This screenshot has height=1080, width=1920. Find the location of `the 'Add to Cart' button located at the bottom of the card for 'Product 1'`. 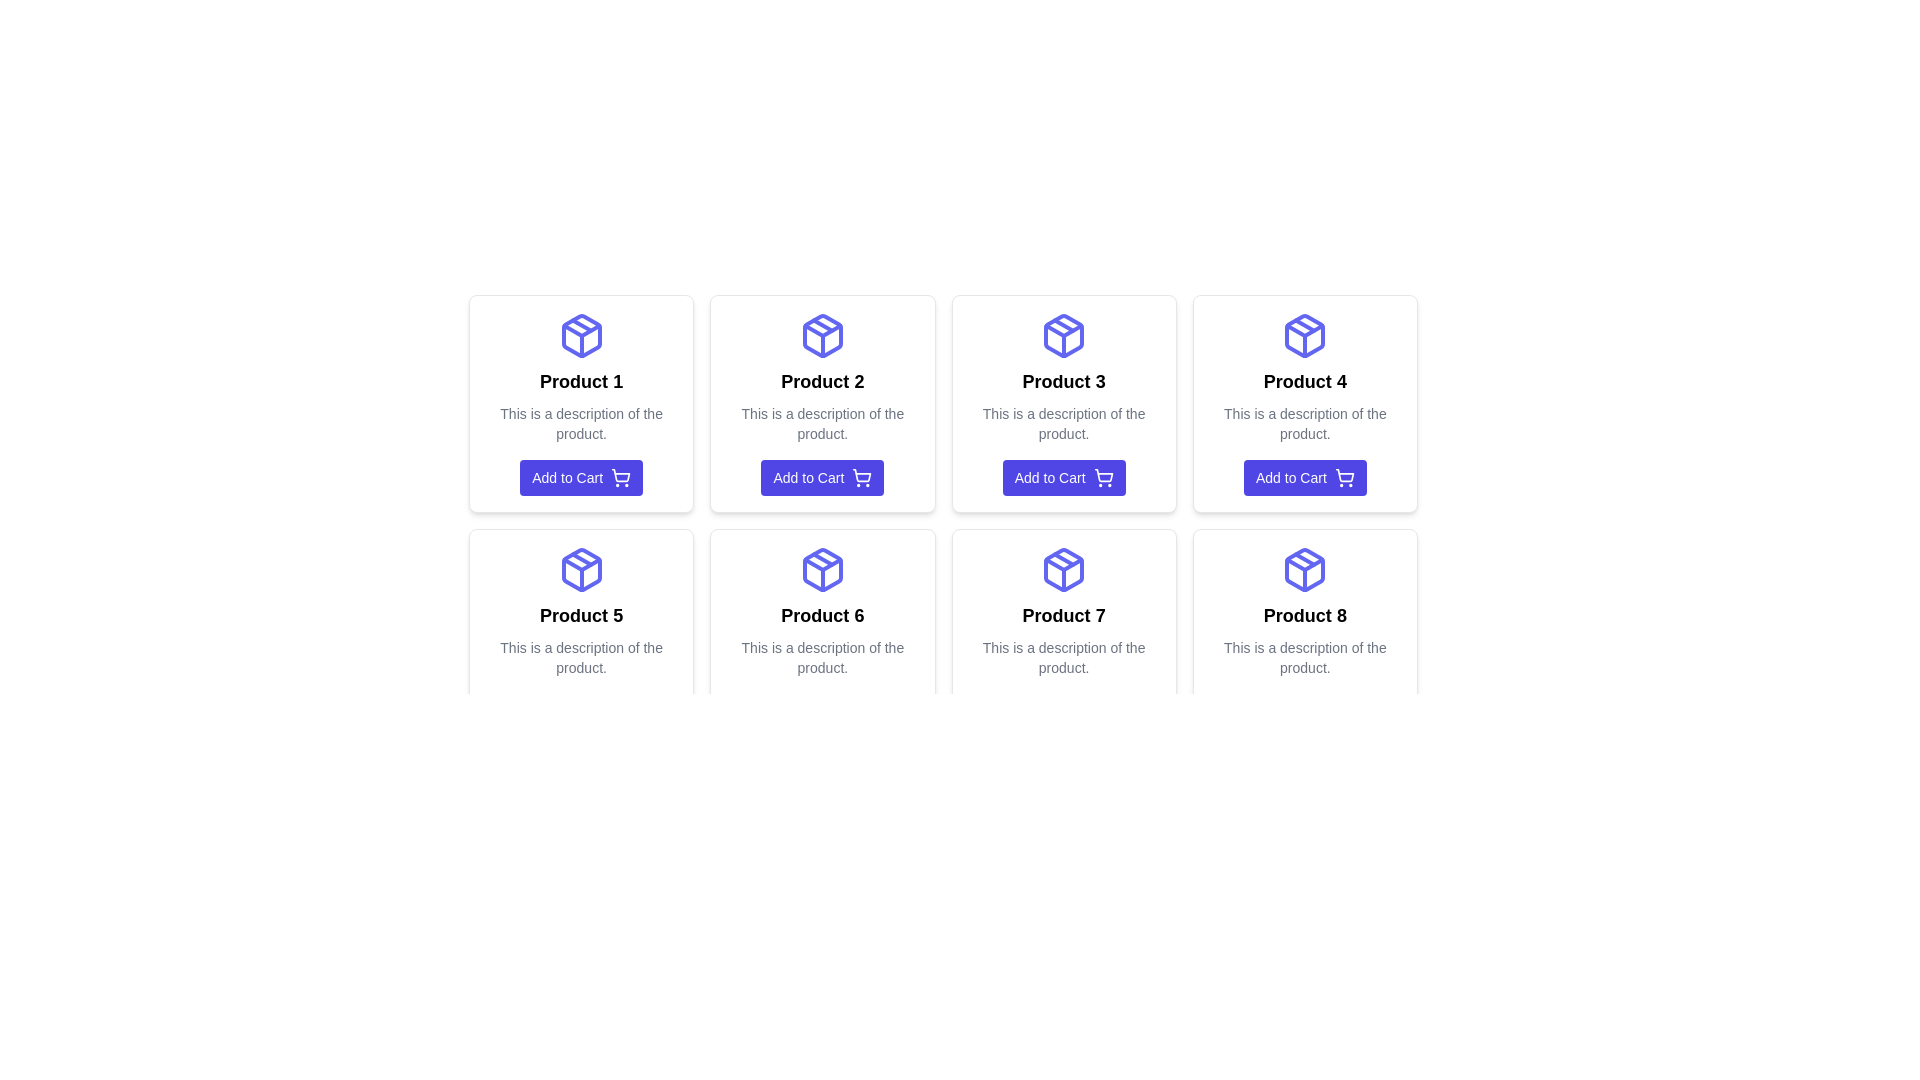

the 'Add to Cart' button located at the bottom of the card for 'Product 1' is located at coordinates (580, 478).